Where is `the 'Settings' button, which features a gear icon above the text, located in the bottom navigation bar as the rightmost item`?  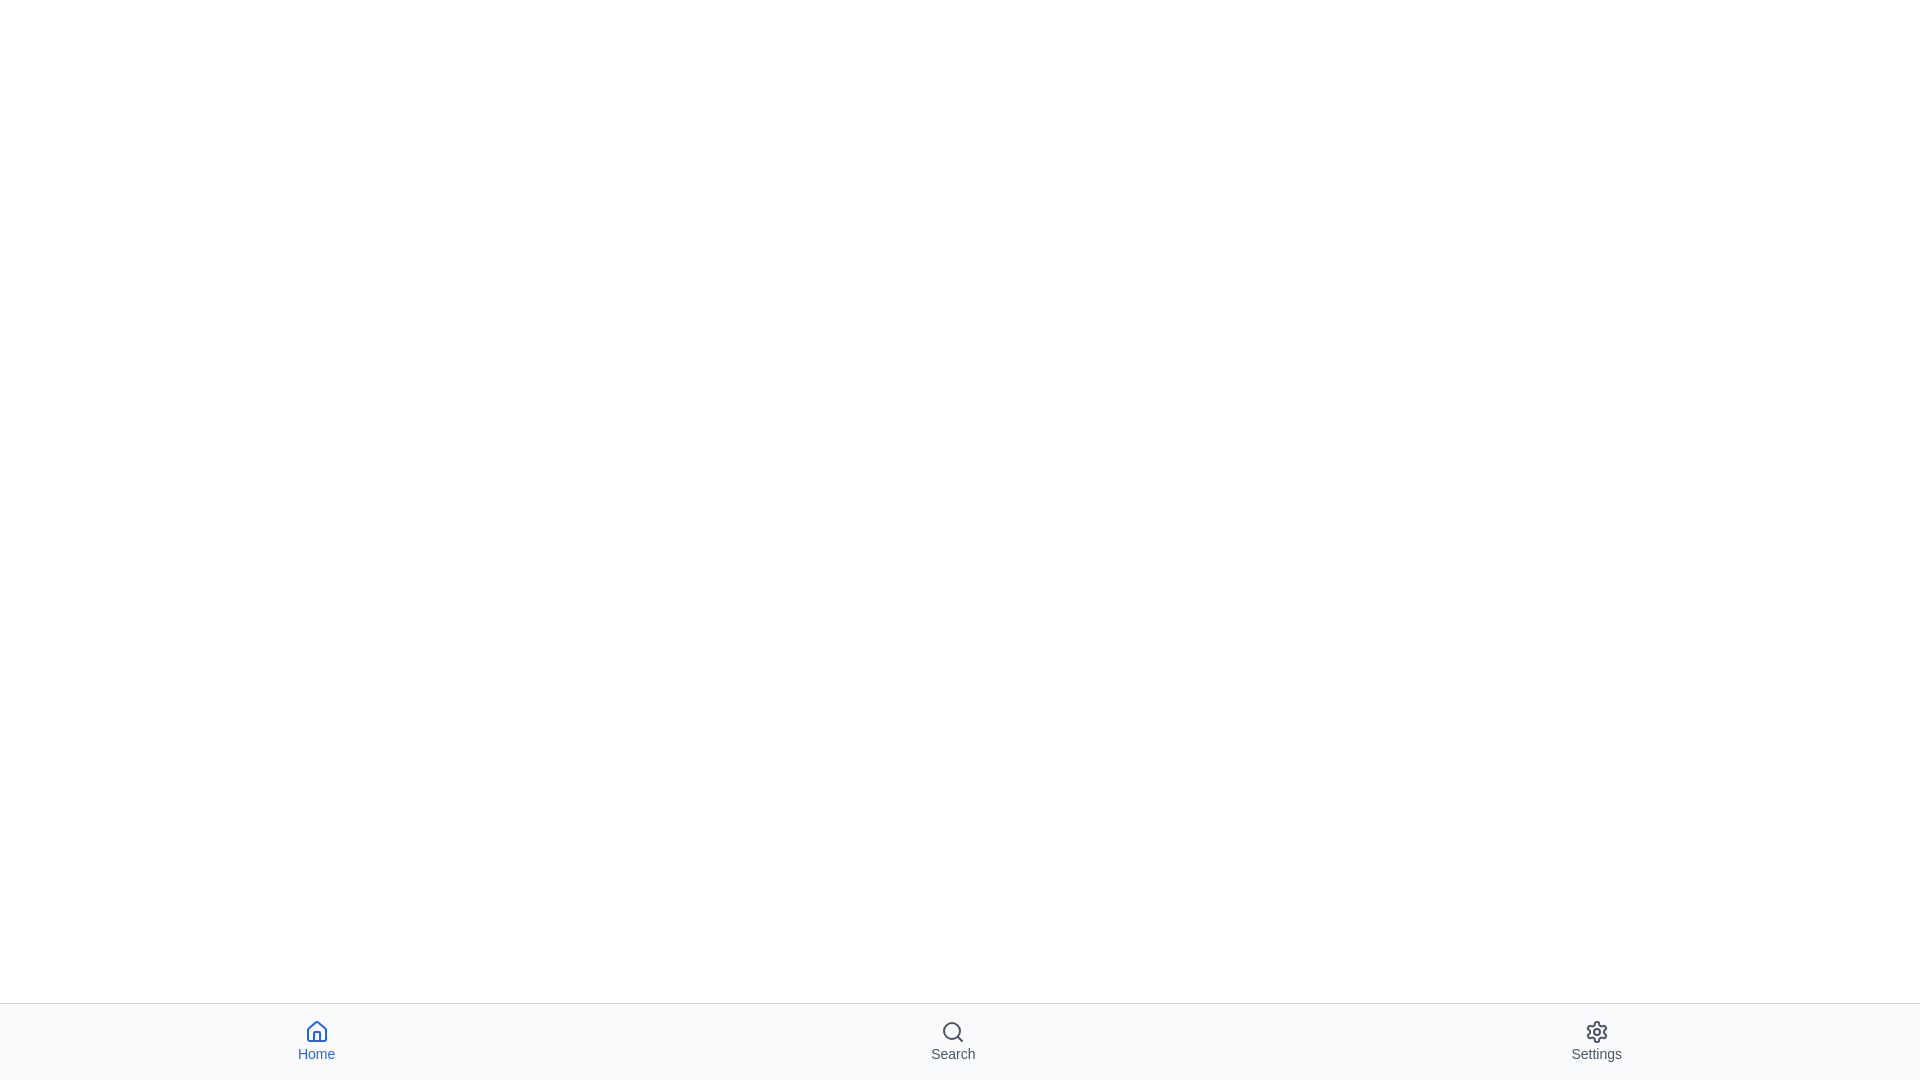
the 'Settings' button, which features a gear icon above the text, located in the bottom navigation bar as the rightmost item is located at coordinates (1595, 1040).